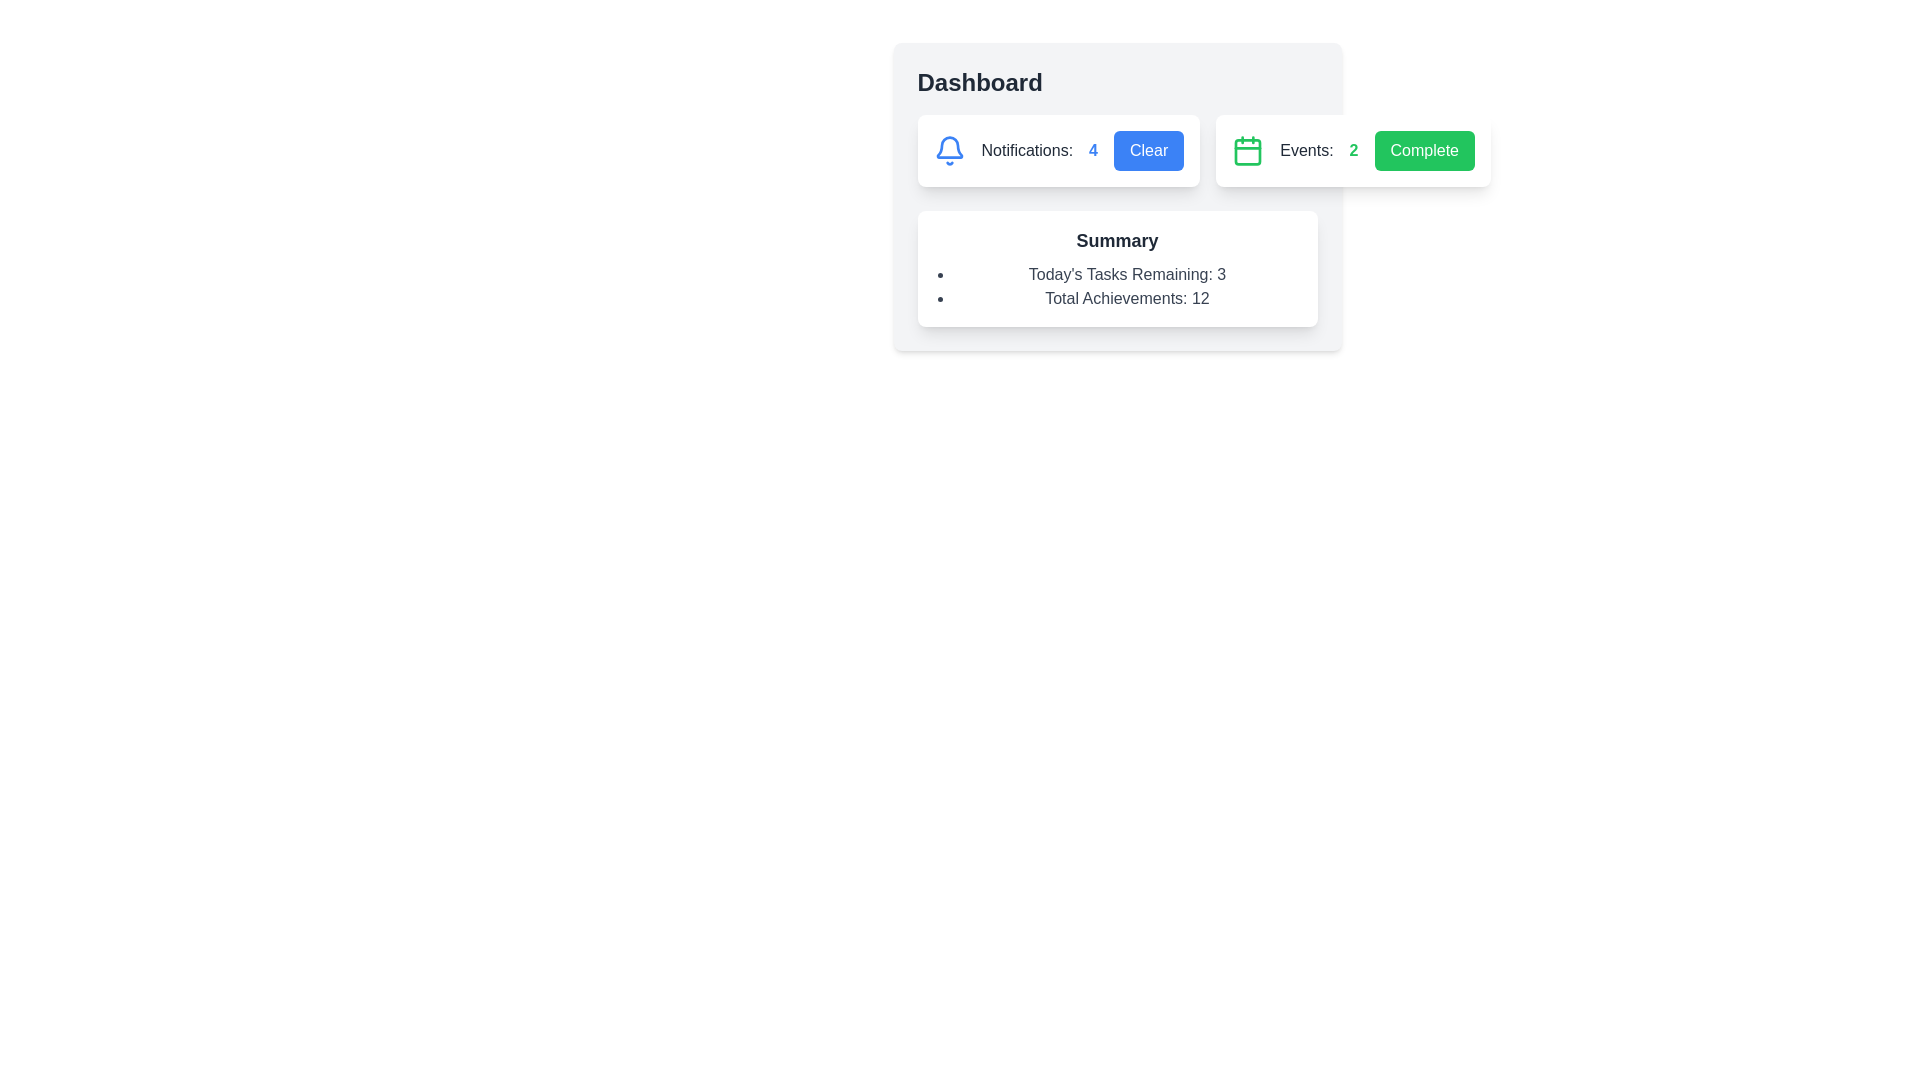  What do you see at coordinates (1247, 151) in the screenshot?
I see `the rectangular SVG shape with rounded corners embedded in the calendar icon, located centrally within the calendar icon in the events-related section of the dashboard interface` at bounding box center [1247, 151].